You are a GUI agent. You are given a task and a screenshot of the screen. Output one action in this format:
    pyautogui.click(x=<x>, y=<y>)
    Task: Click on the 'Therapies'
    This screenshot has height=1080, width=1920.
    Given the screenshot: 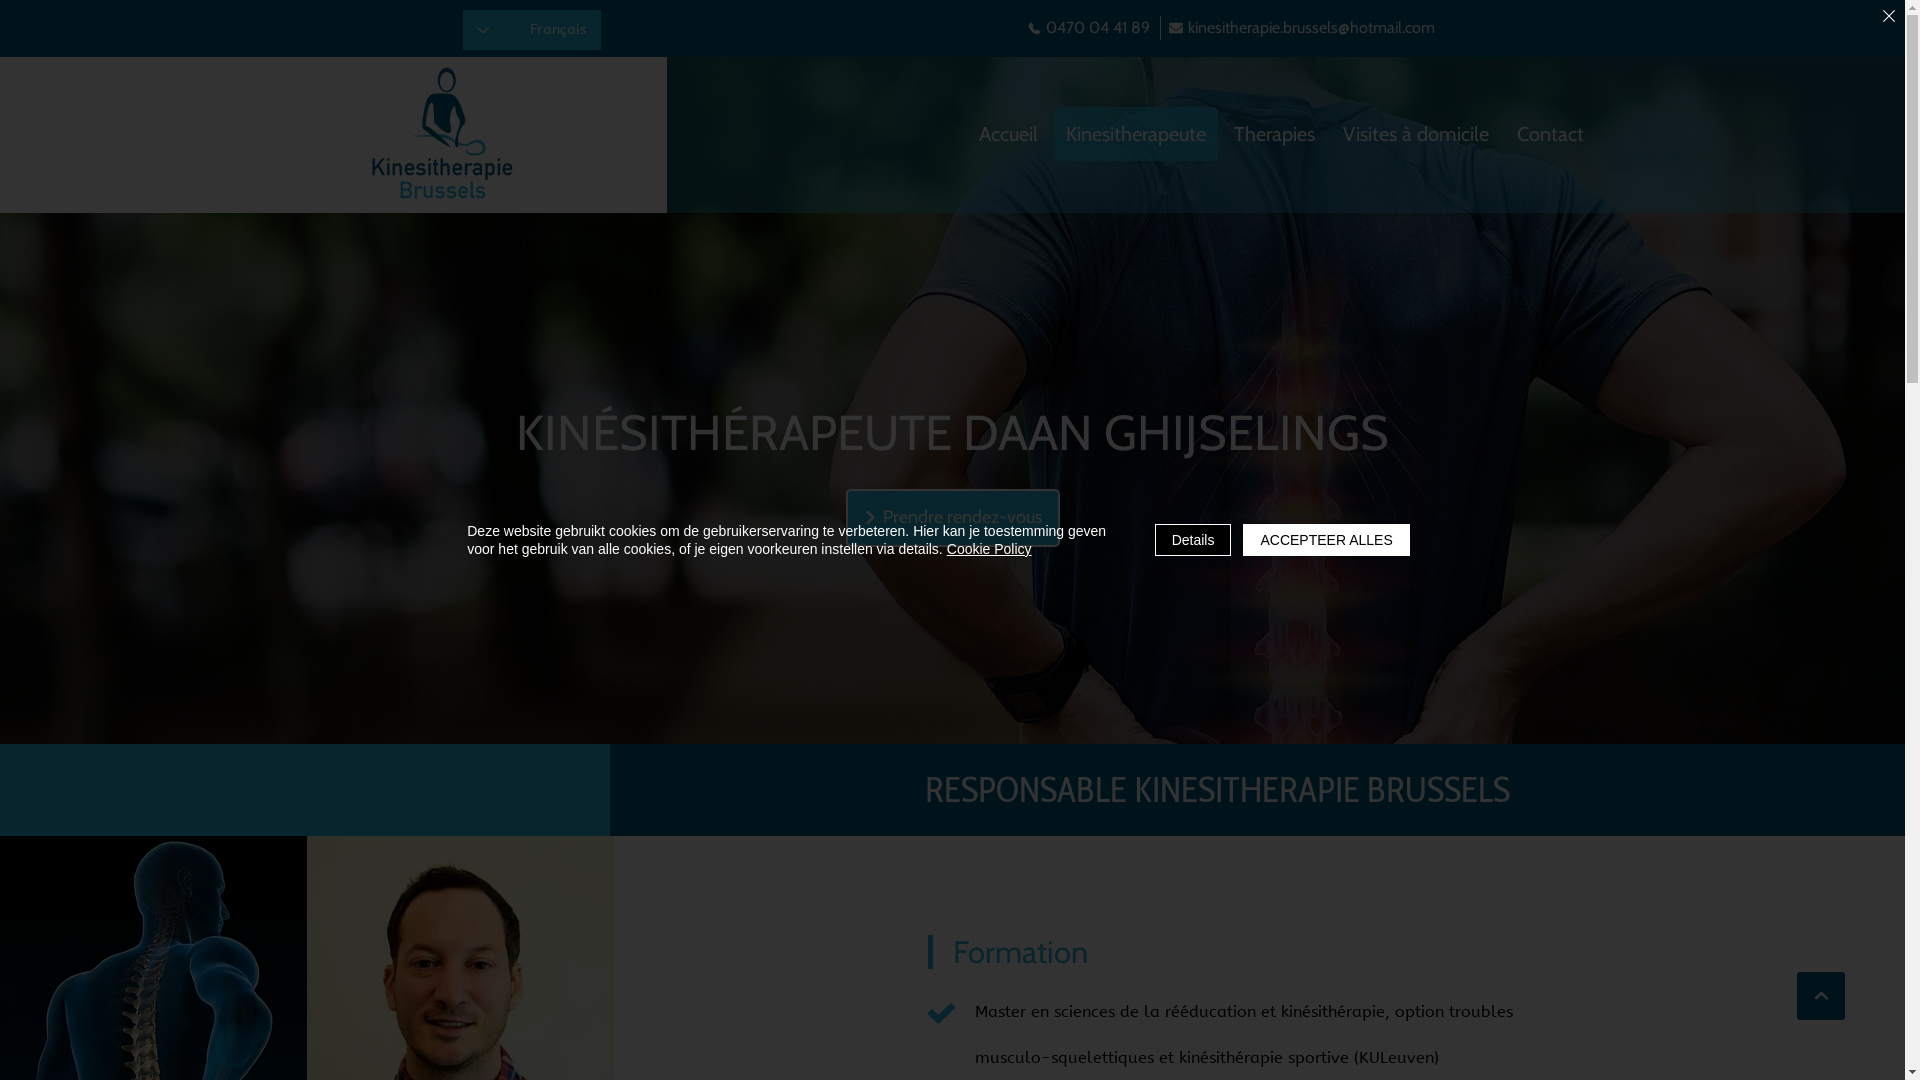 What is the action you would take?
    pyautogui.click(x=1273, y=134)
    